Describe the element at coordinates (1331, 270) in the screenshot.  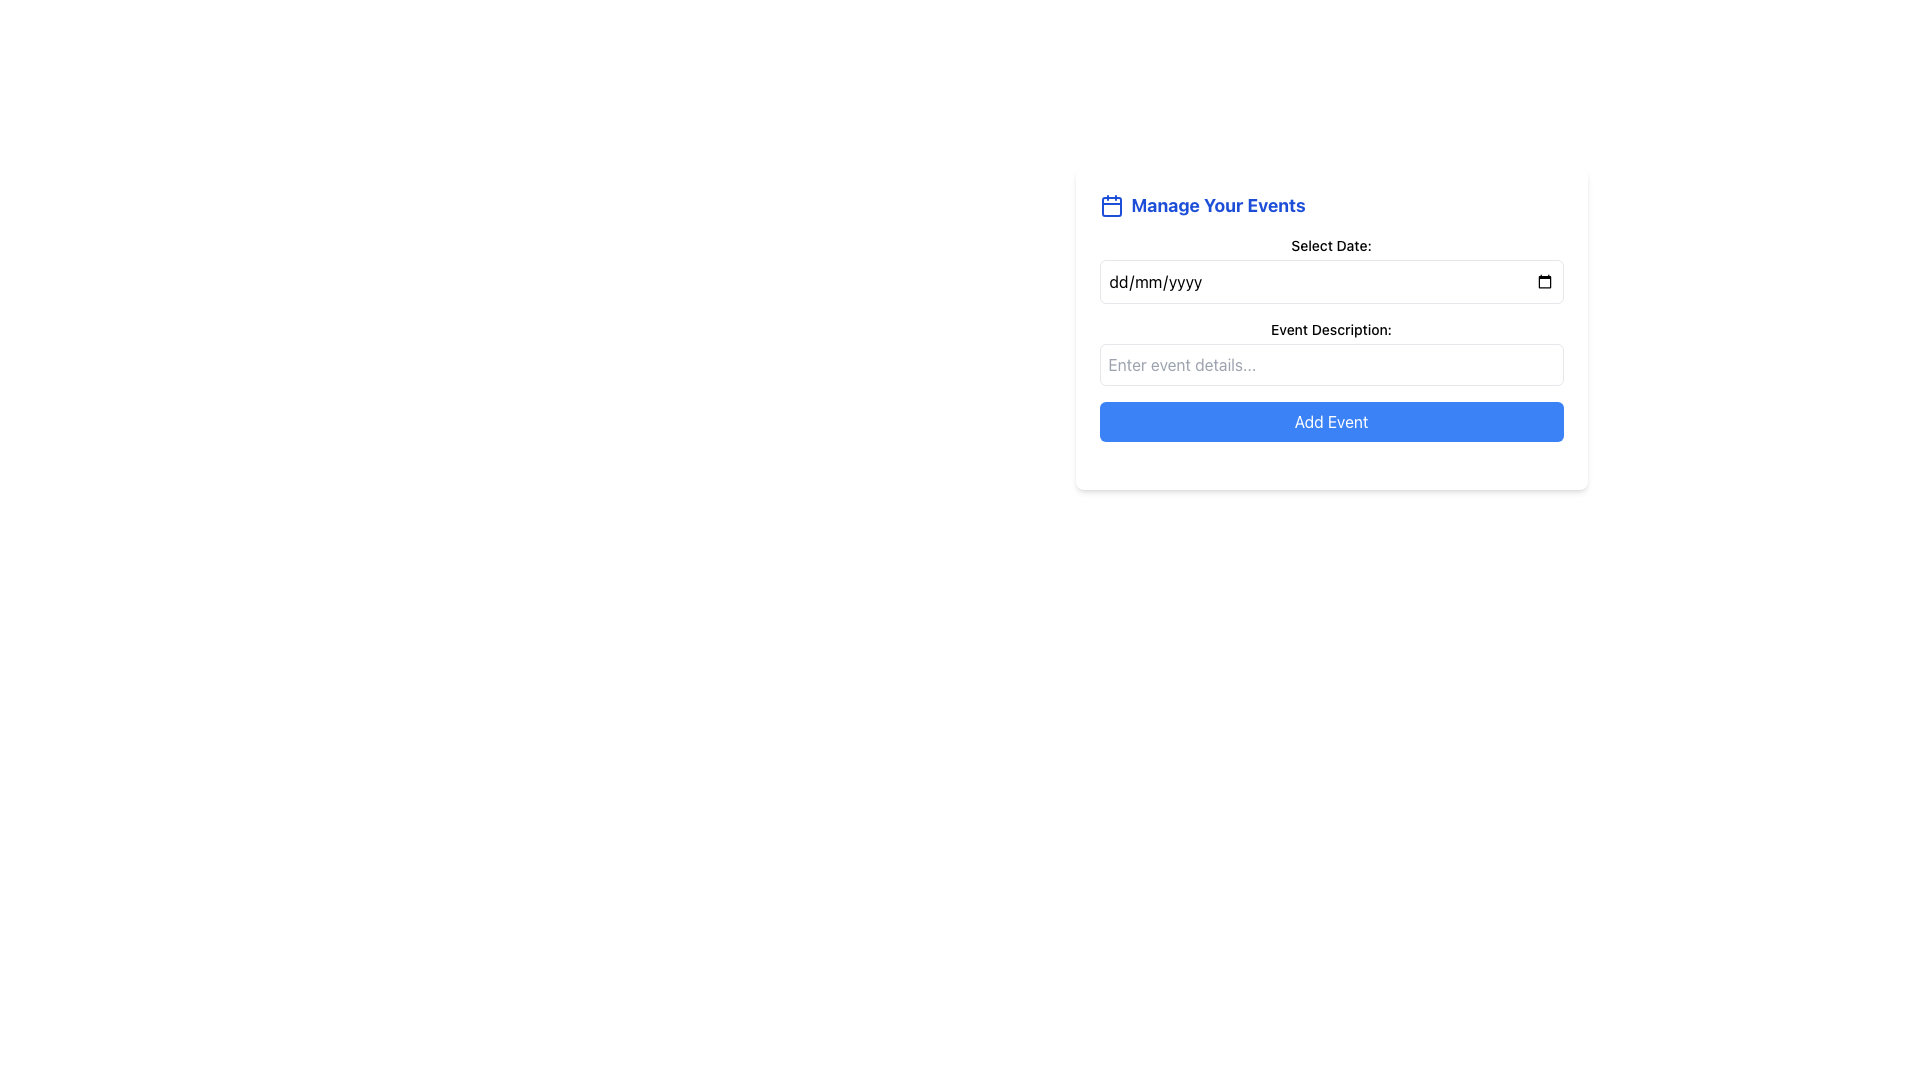
I see `the date input field located in the 'Manage Your Events' form, which is positioned above the 'Event Description:' section` at that location.